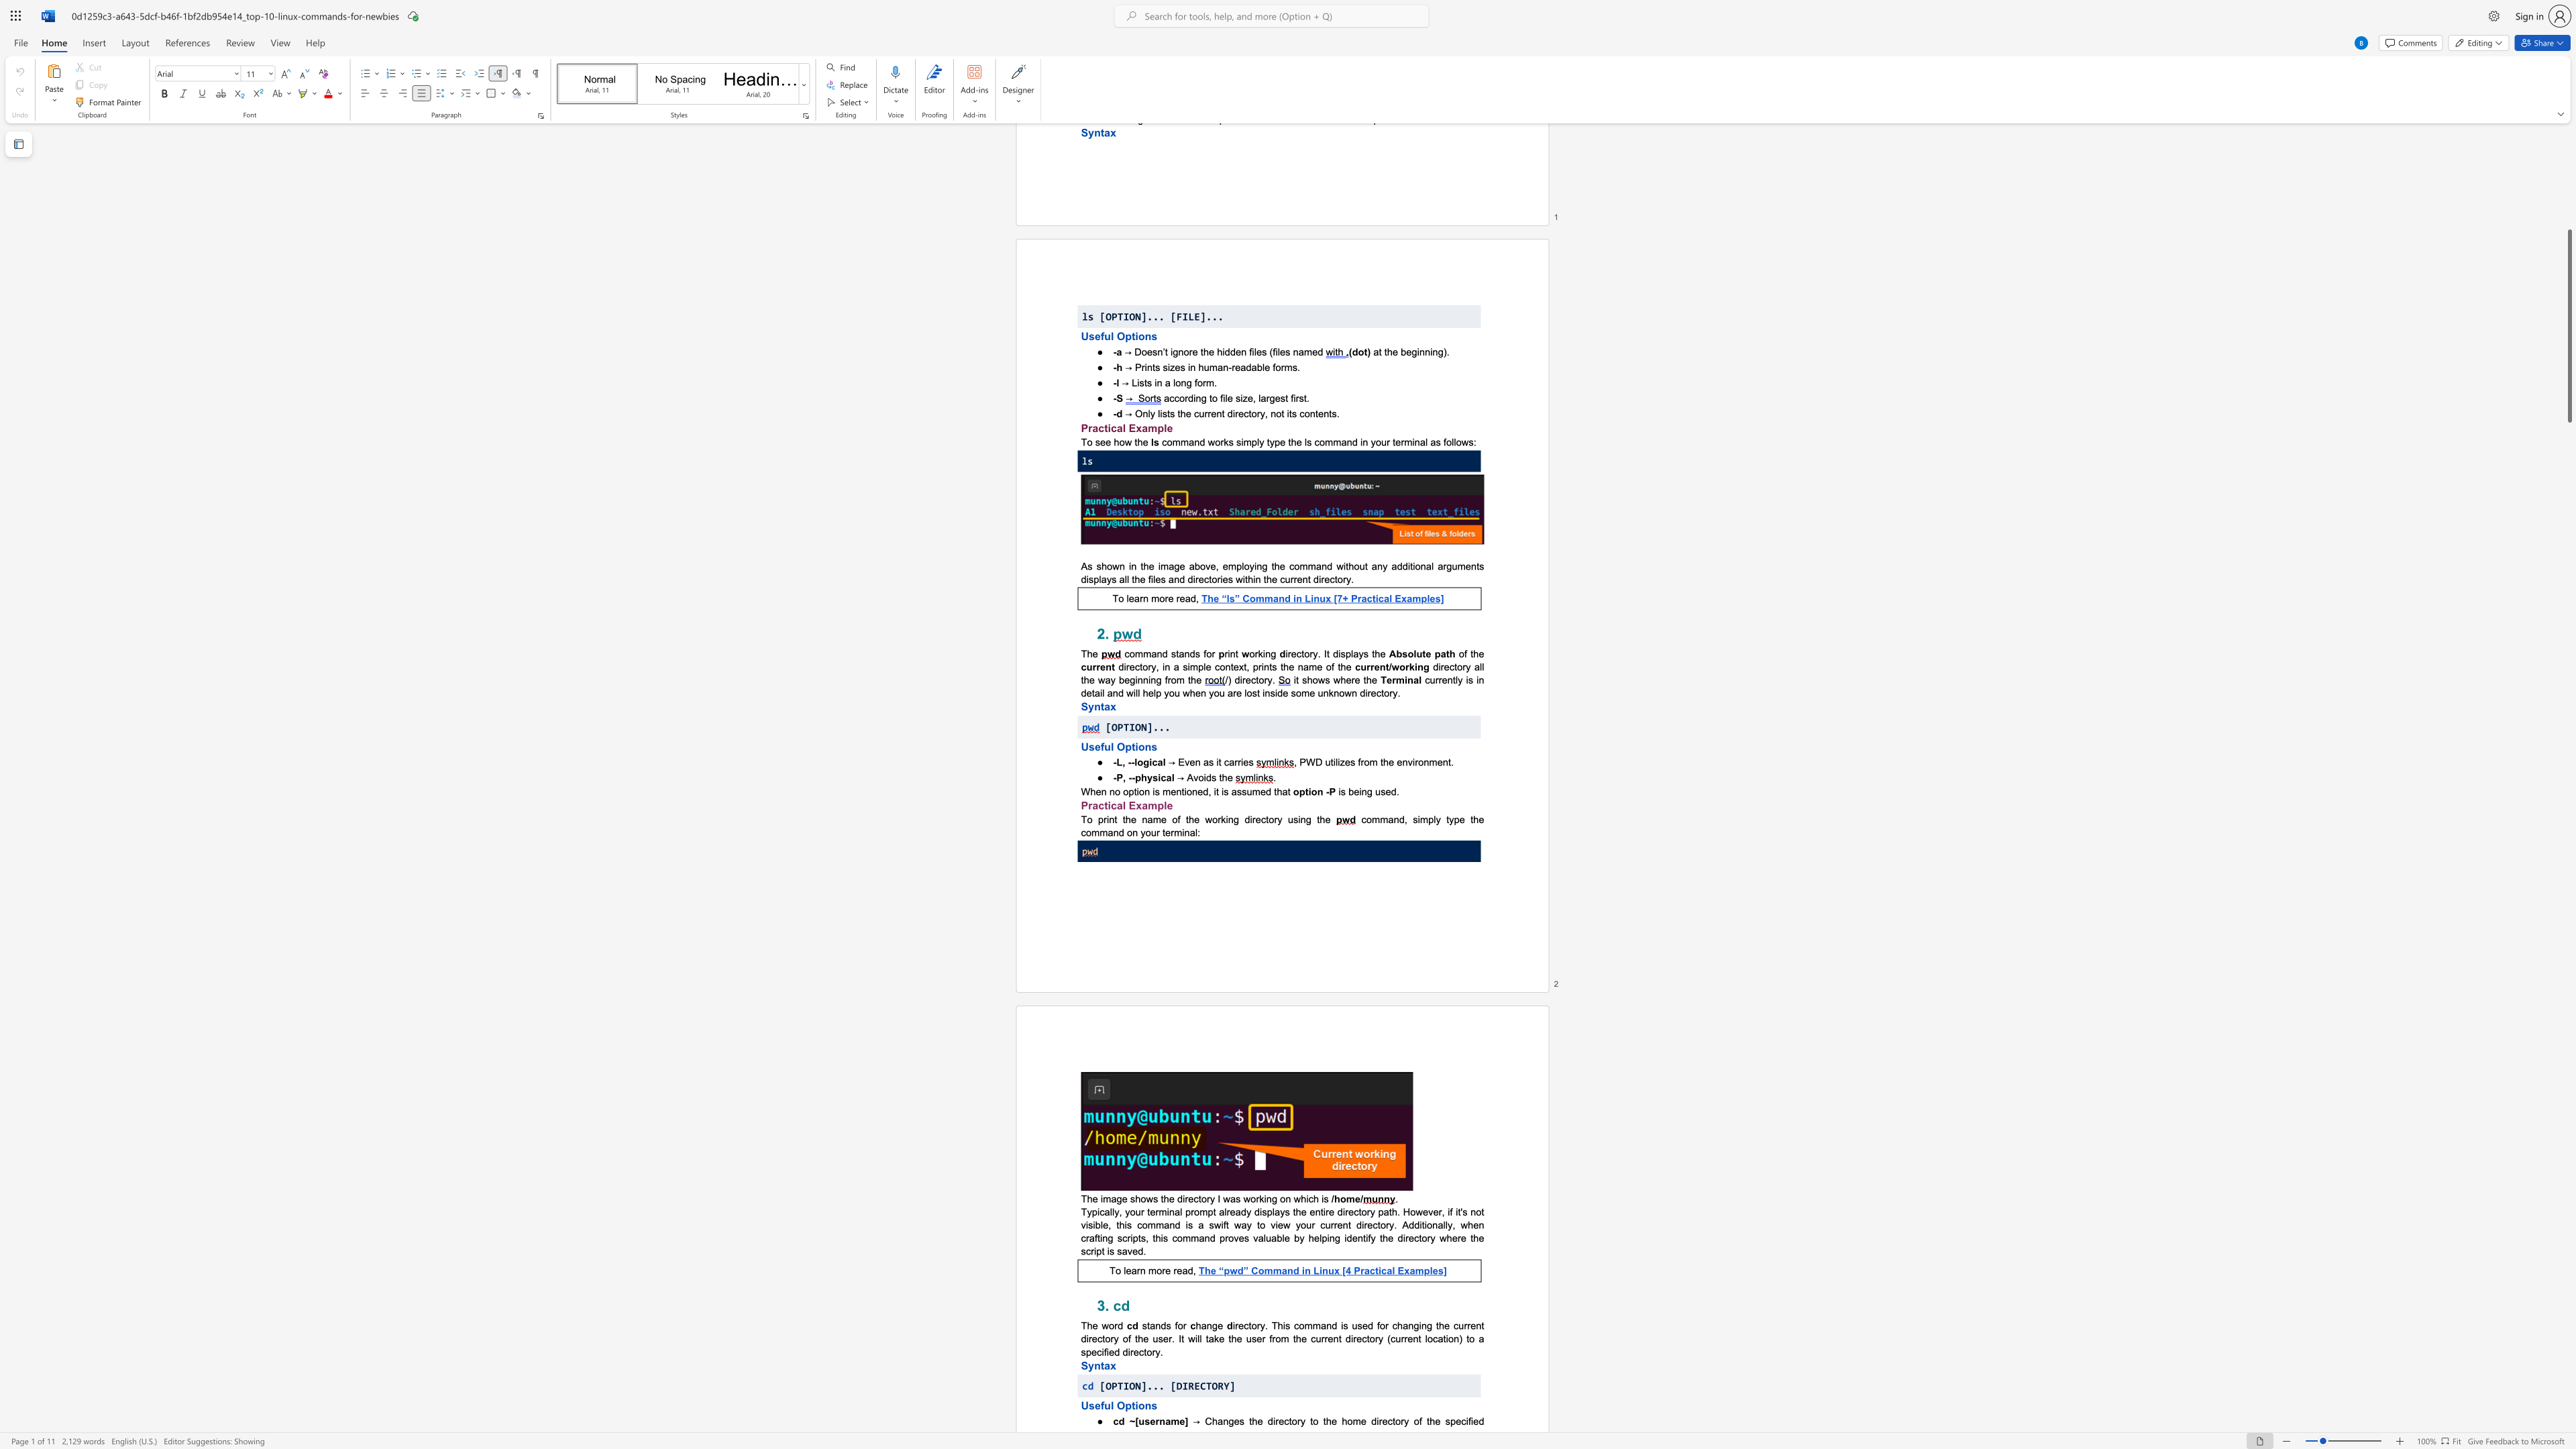 Image resolution: width=2576 pixels, height=1449 pixels. I want to click on the subset text "ved." within the text "the directory where the script is saved.", so click(1127, 1250).